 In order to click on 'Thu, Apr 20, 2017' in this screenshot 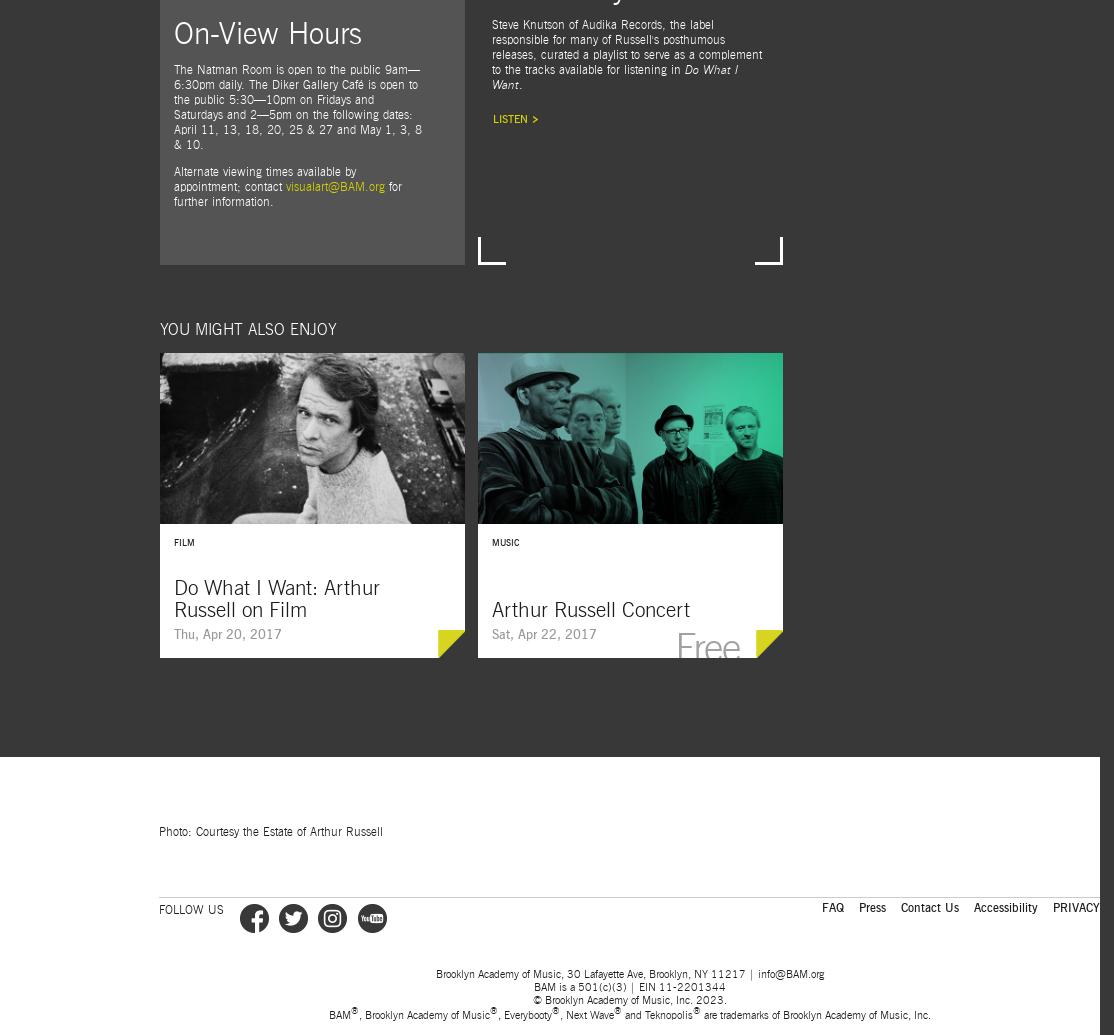, I will do `click(228, 634)`.